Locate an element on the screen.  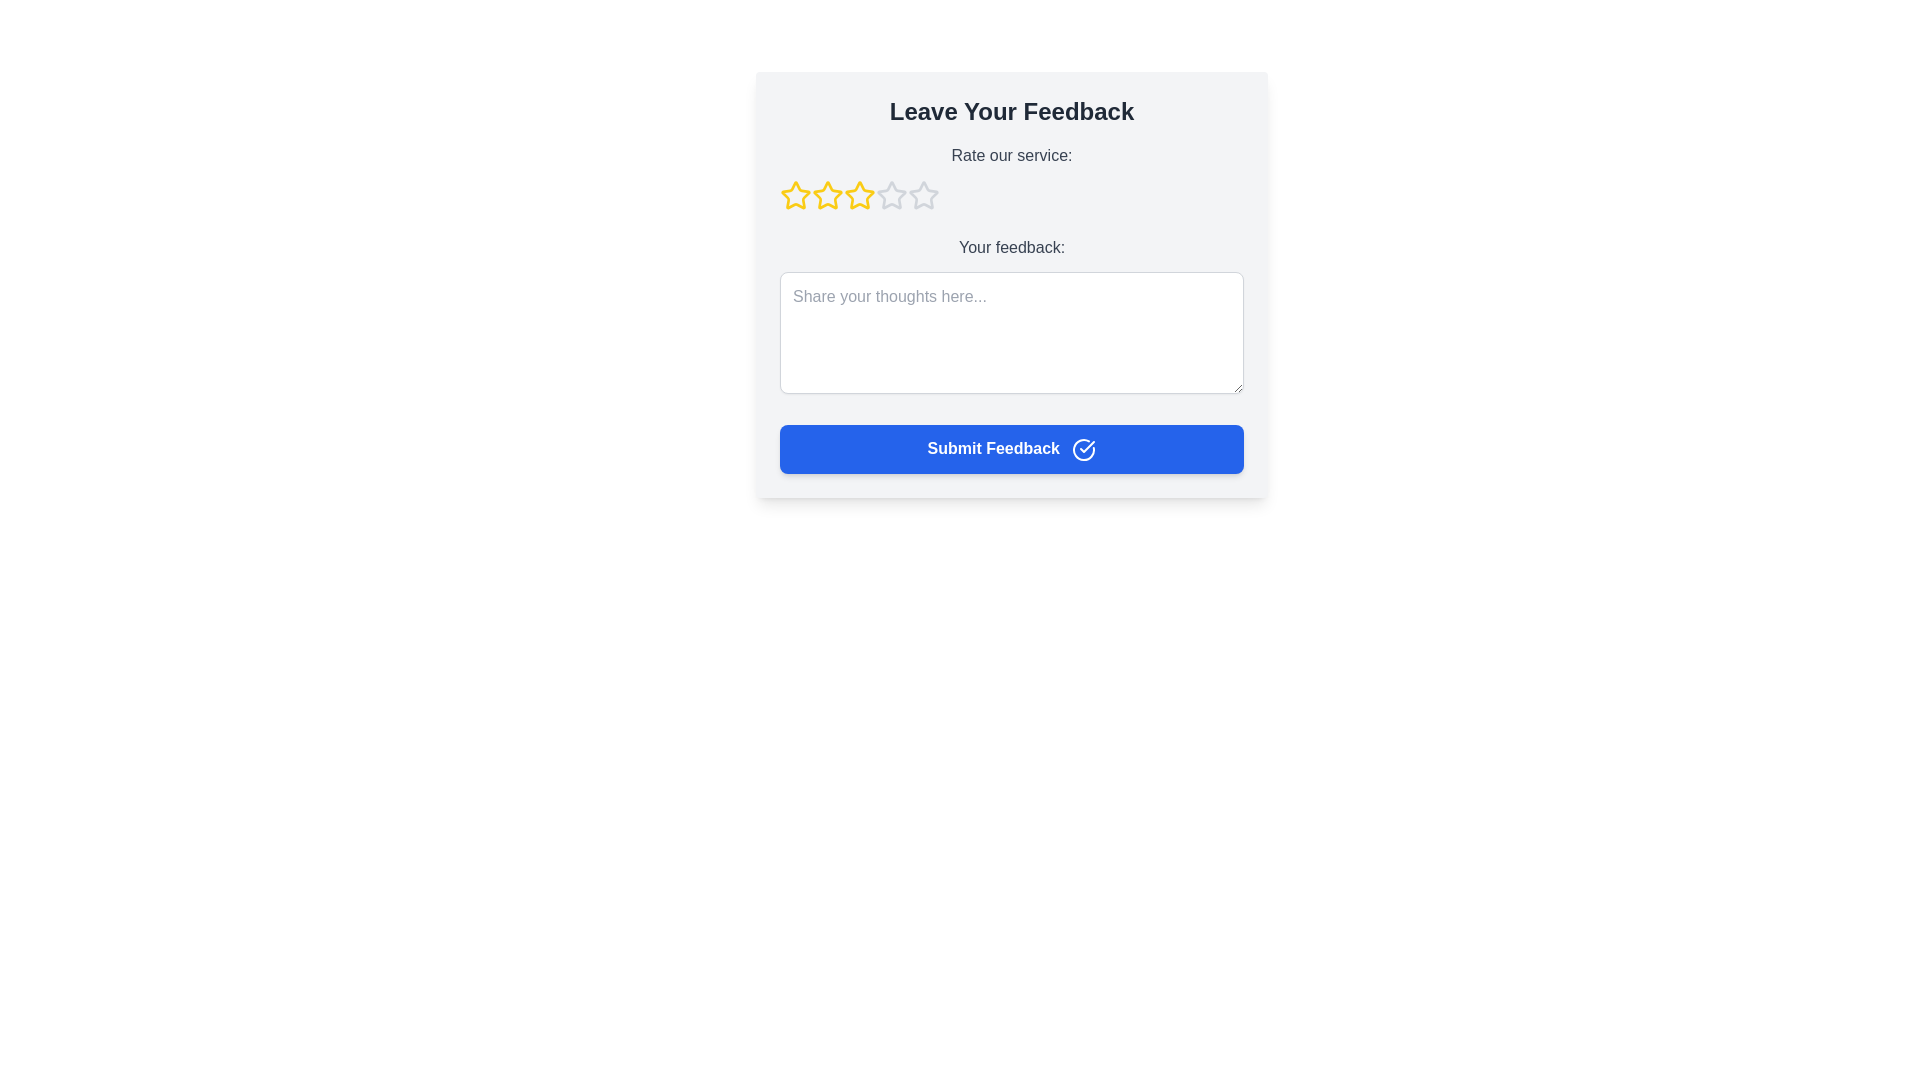
the label text 'Your feedback:' which is styled in medium-sized gray font and located in the mid-section of the form, below the star rating input is located at coordinates (1012, 246).